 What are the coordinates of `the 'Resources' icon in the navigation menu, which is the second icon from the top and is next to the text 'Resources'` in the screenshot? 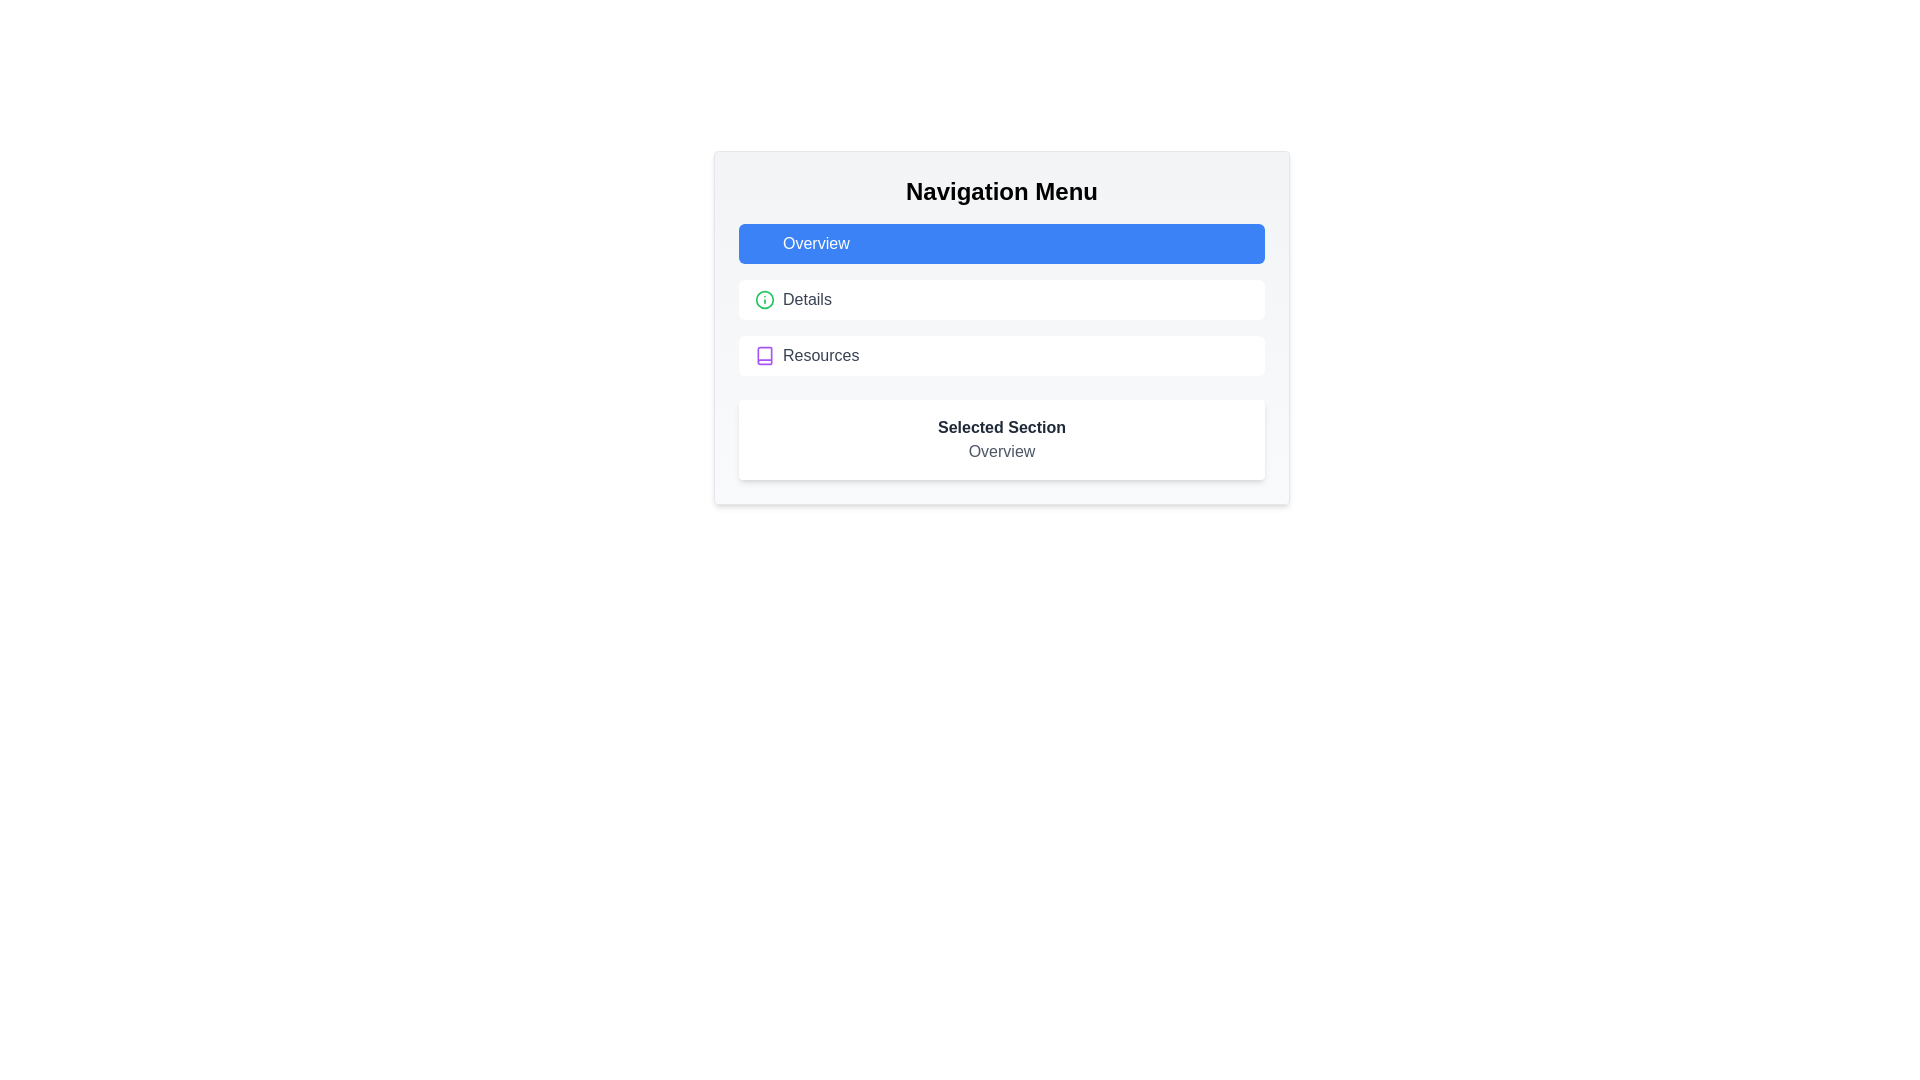 It's located at (763, 354).